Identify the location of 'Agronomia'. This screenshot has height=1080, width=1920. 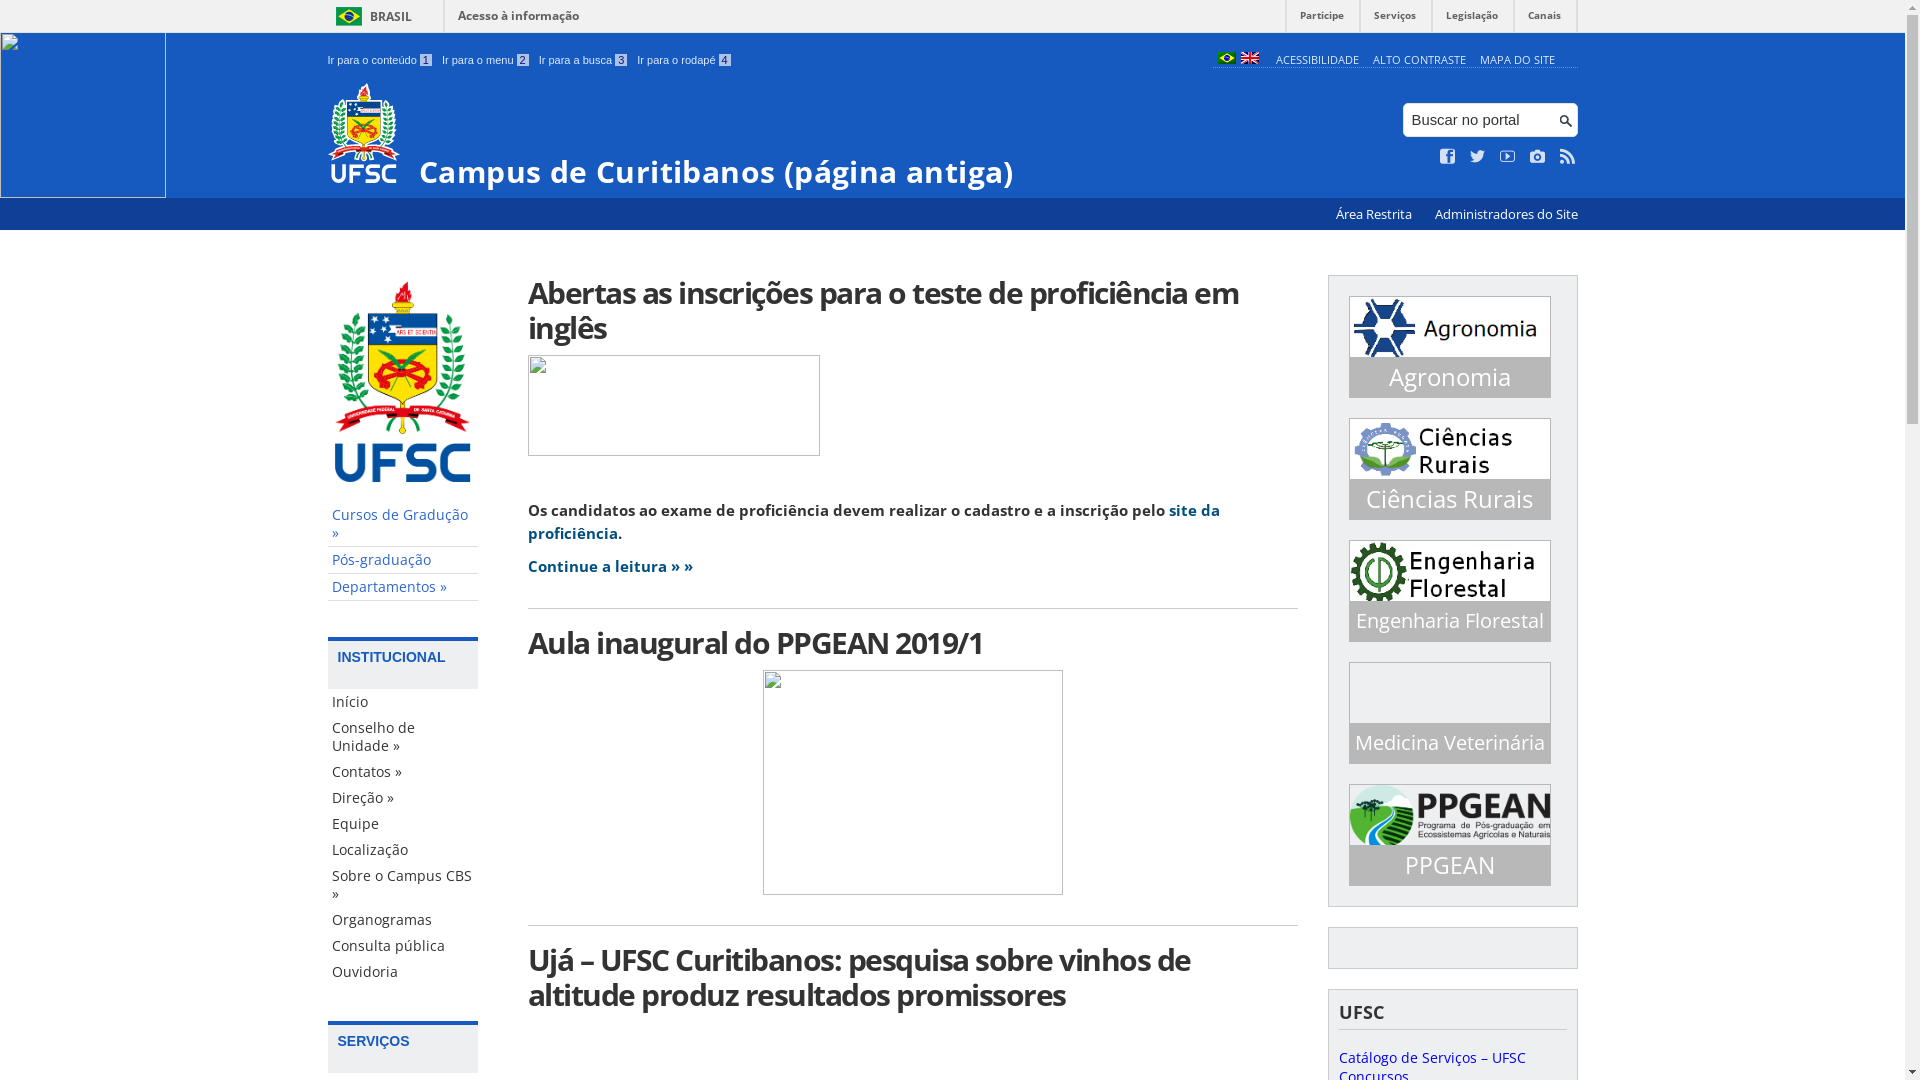
(1449, 377).